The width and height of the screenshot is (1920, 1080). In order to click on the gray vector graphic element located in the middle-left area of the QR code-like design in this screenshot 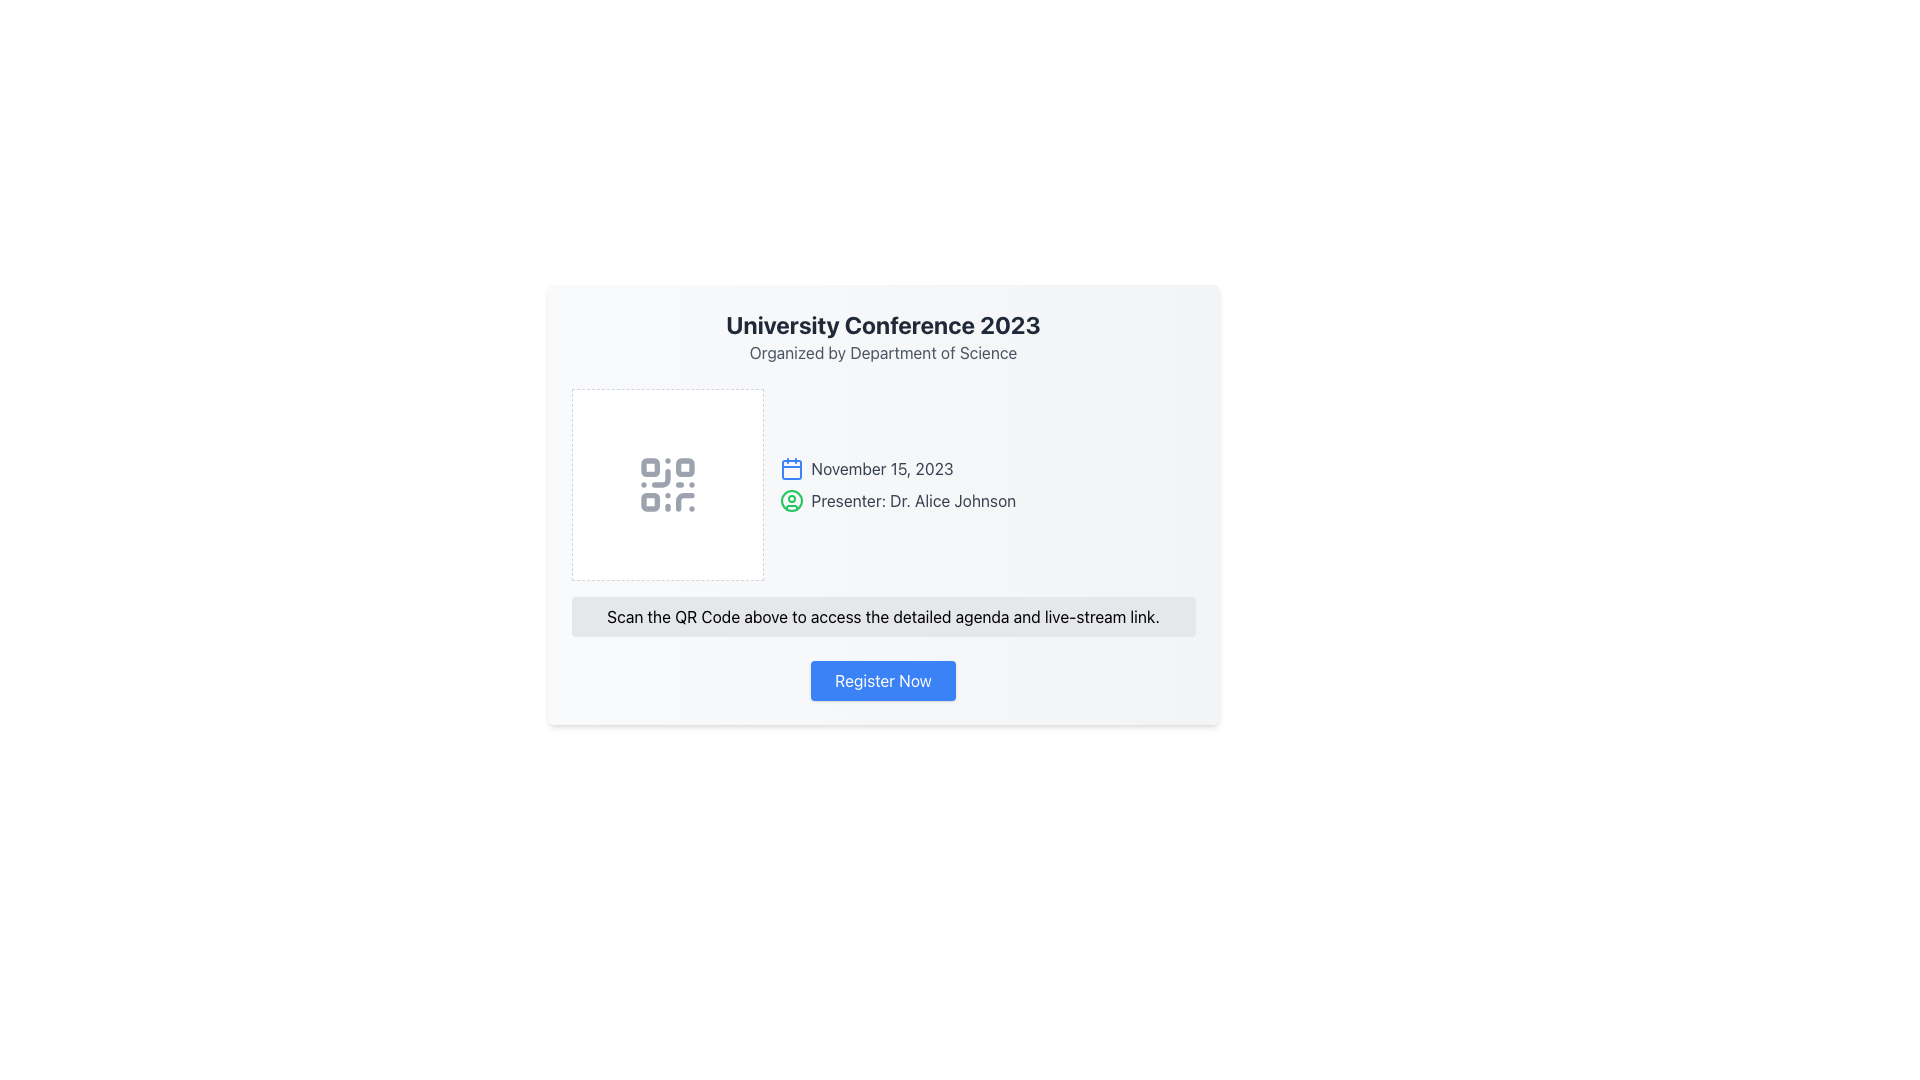, I will do `click(660, 478)`.